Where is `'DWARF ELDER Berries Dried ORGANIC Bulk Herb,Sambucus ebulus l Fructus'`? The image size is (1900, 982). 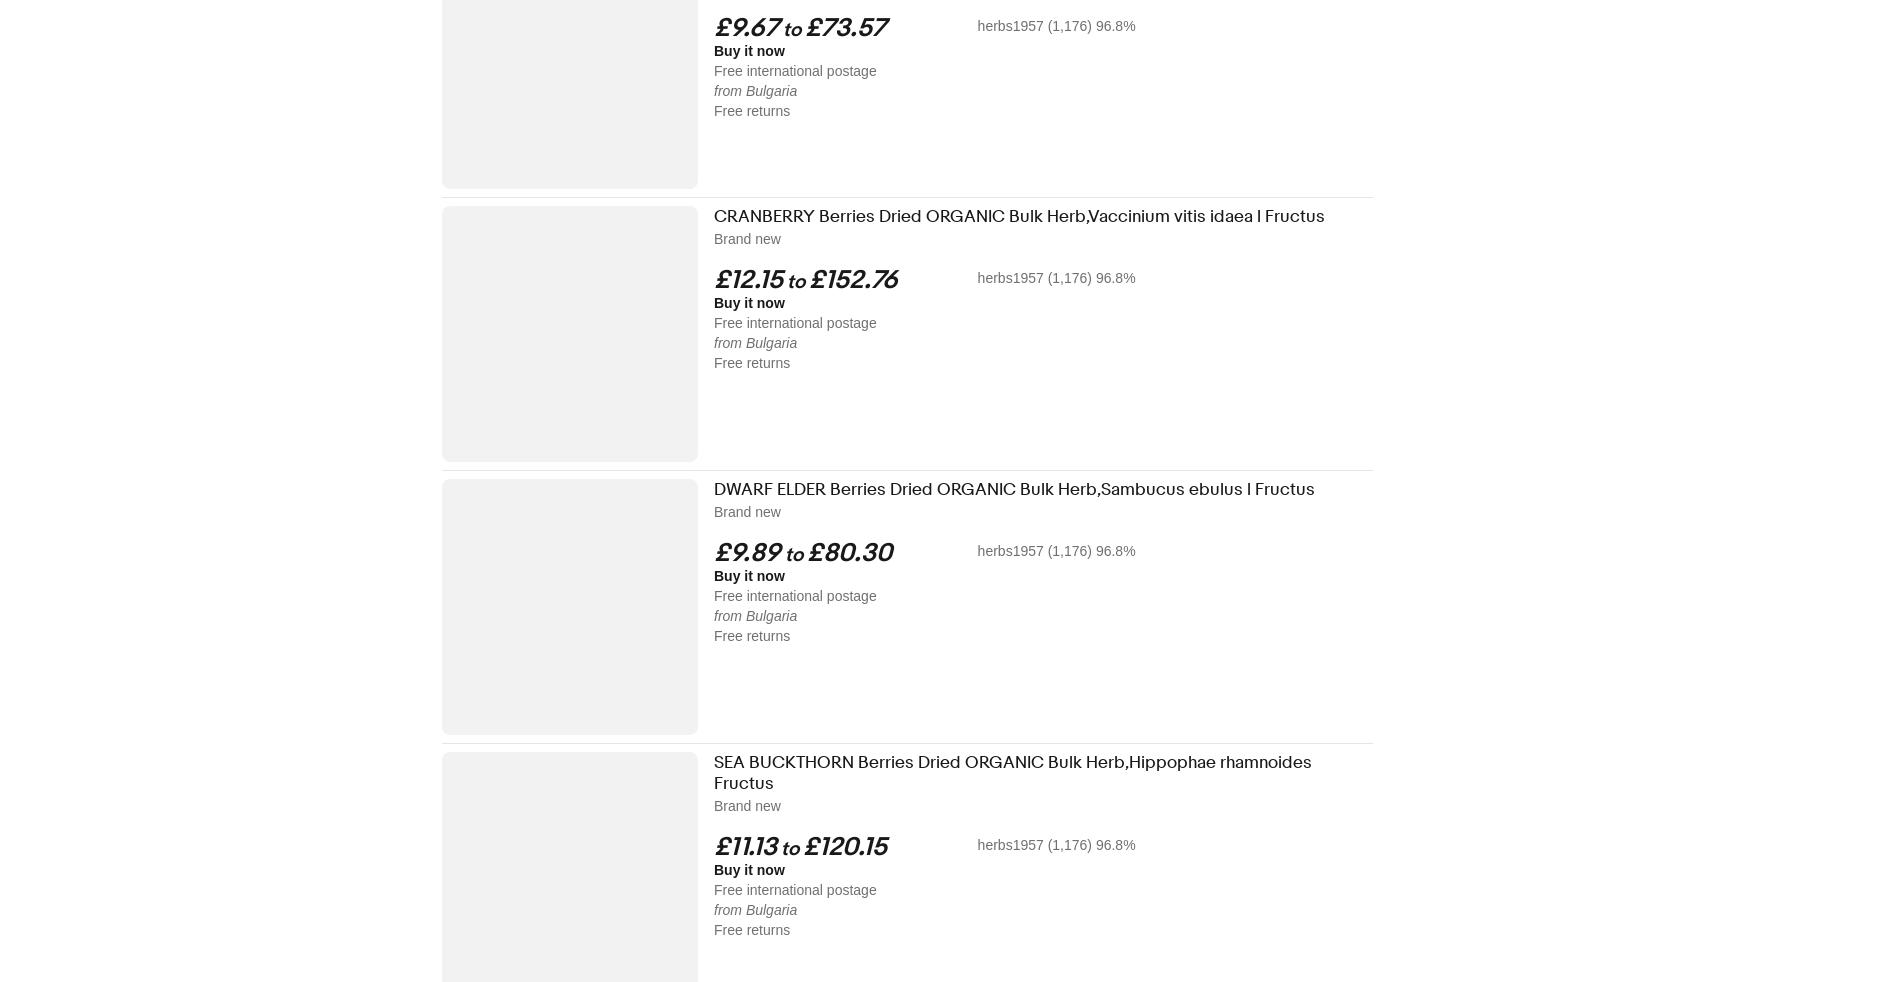 'DWARF ELDER Berries Dried ORGANIC Bulk Herb,Sambucus ebulus l Fructus' is located at coordinates (1014, 489).